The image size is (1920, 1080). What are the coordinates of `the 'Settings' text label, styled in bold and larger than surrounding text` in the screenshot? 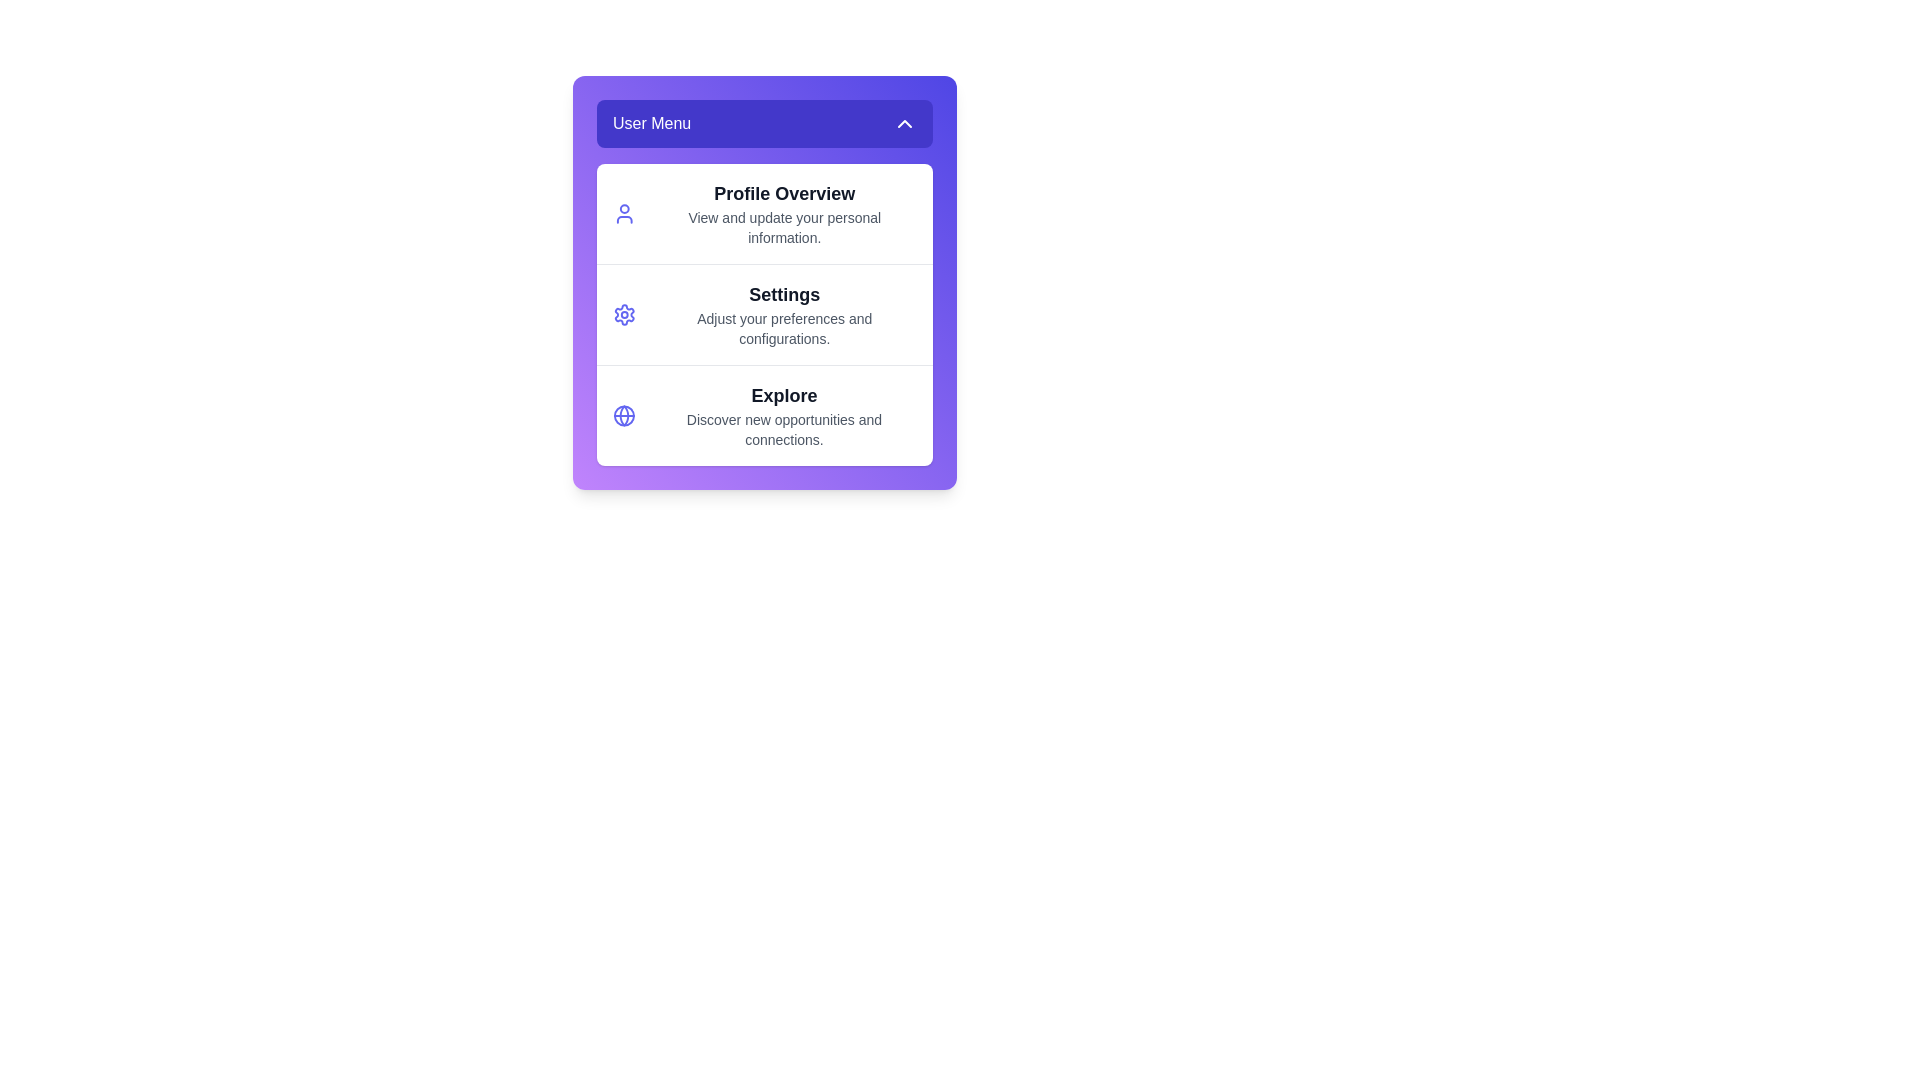 It's located at (783, 294).